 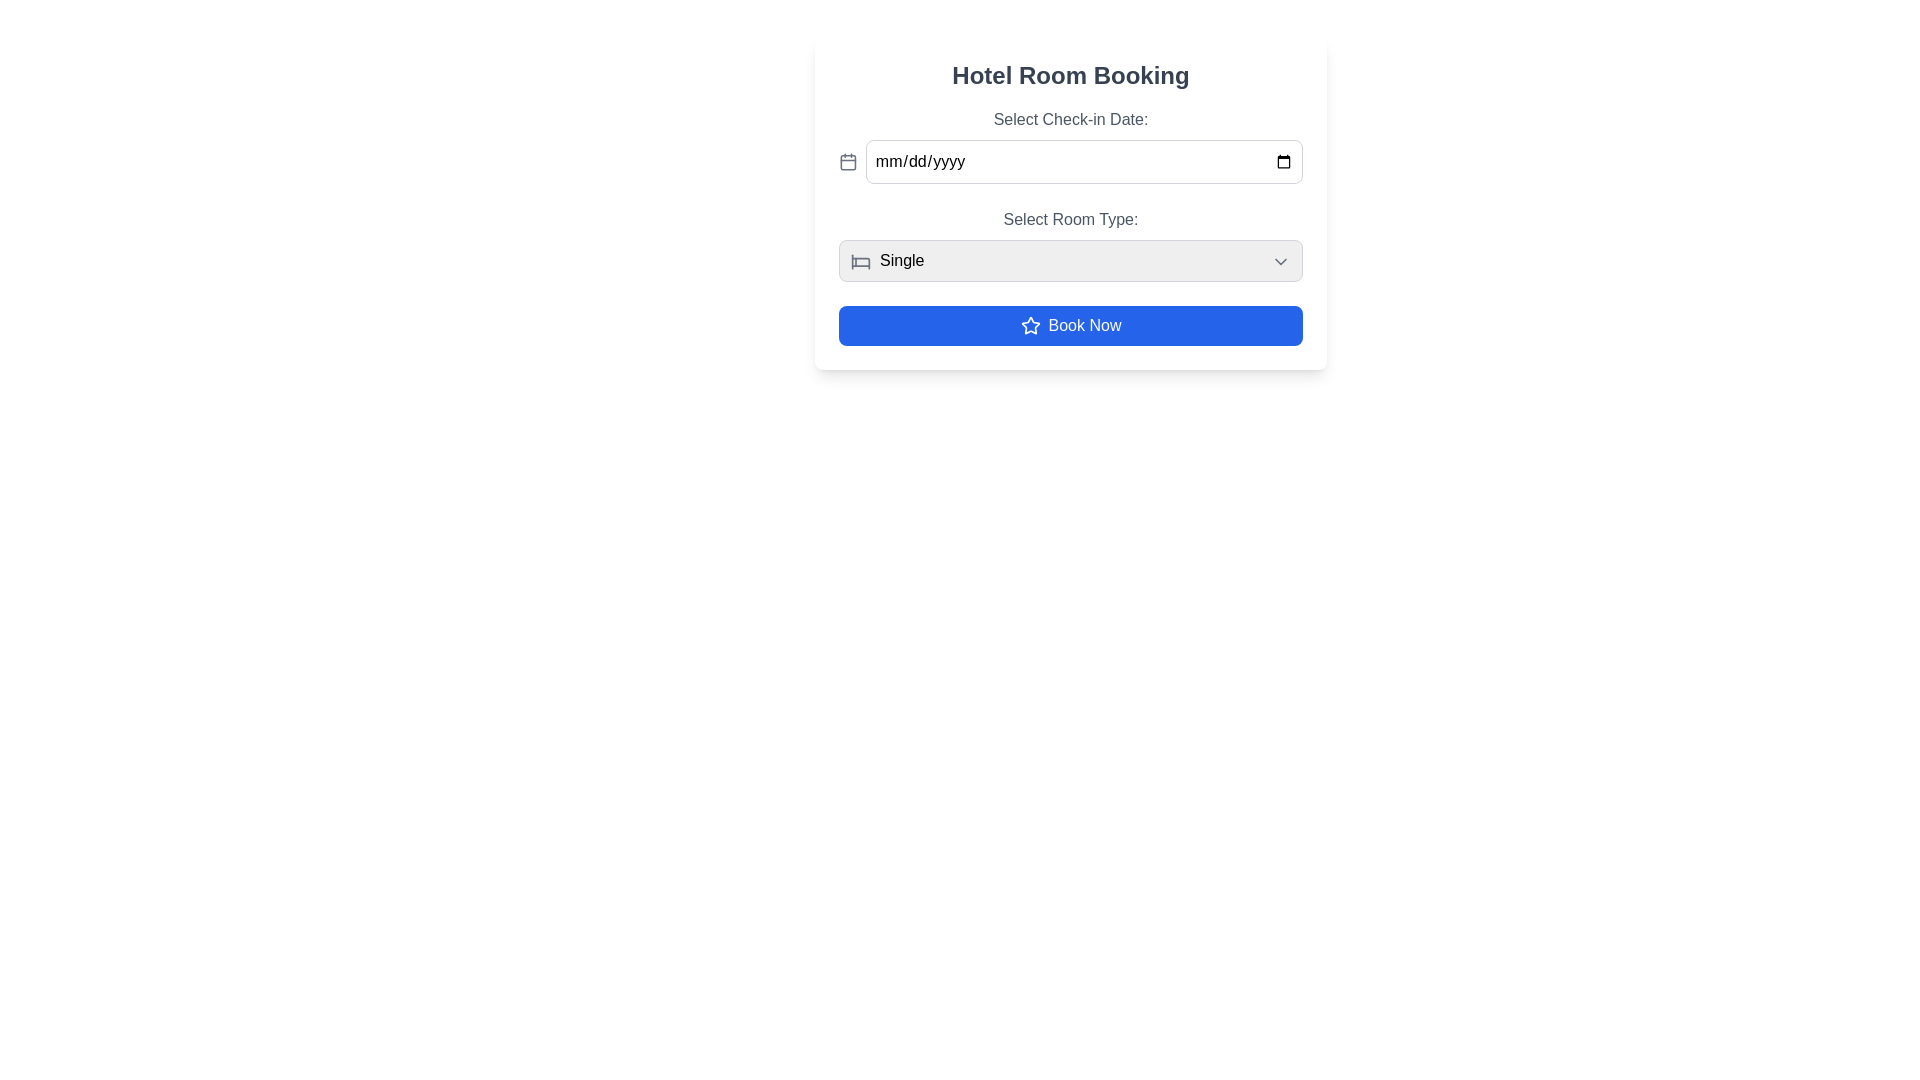 What do you see at coordinates (848, 161) in the screenshot?
I see `the calendar icon, which is a gray outline of a calendar with two vertical bars at the top, located to the left of the 'mm/dd/yyyy' date input field` at bounding box center [848, 161].